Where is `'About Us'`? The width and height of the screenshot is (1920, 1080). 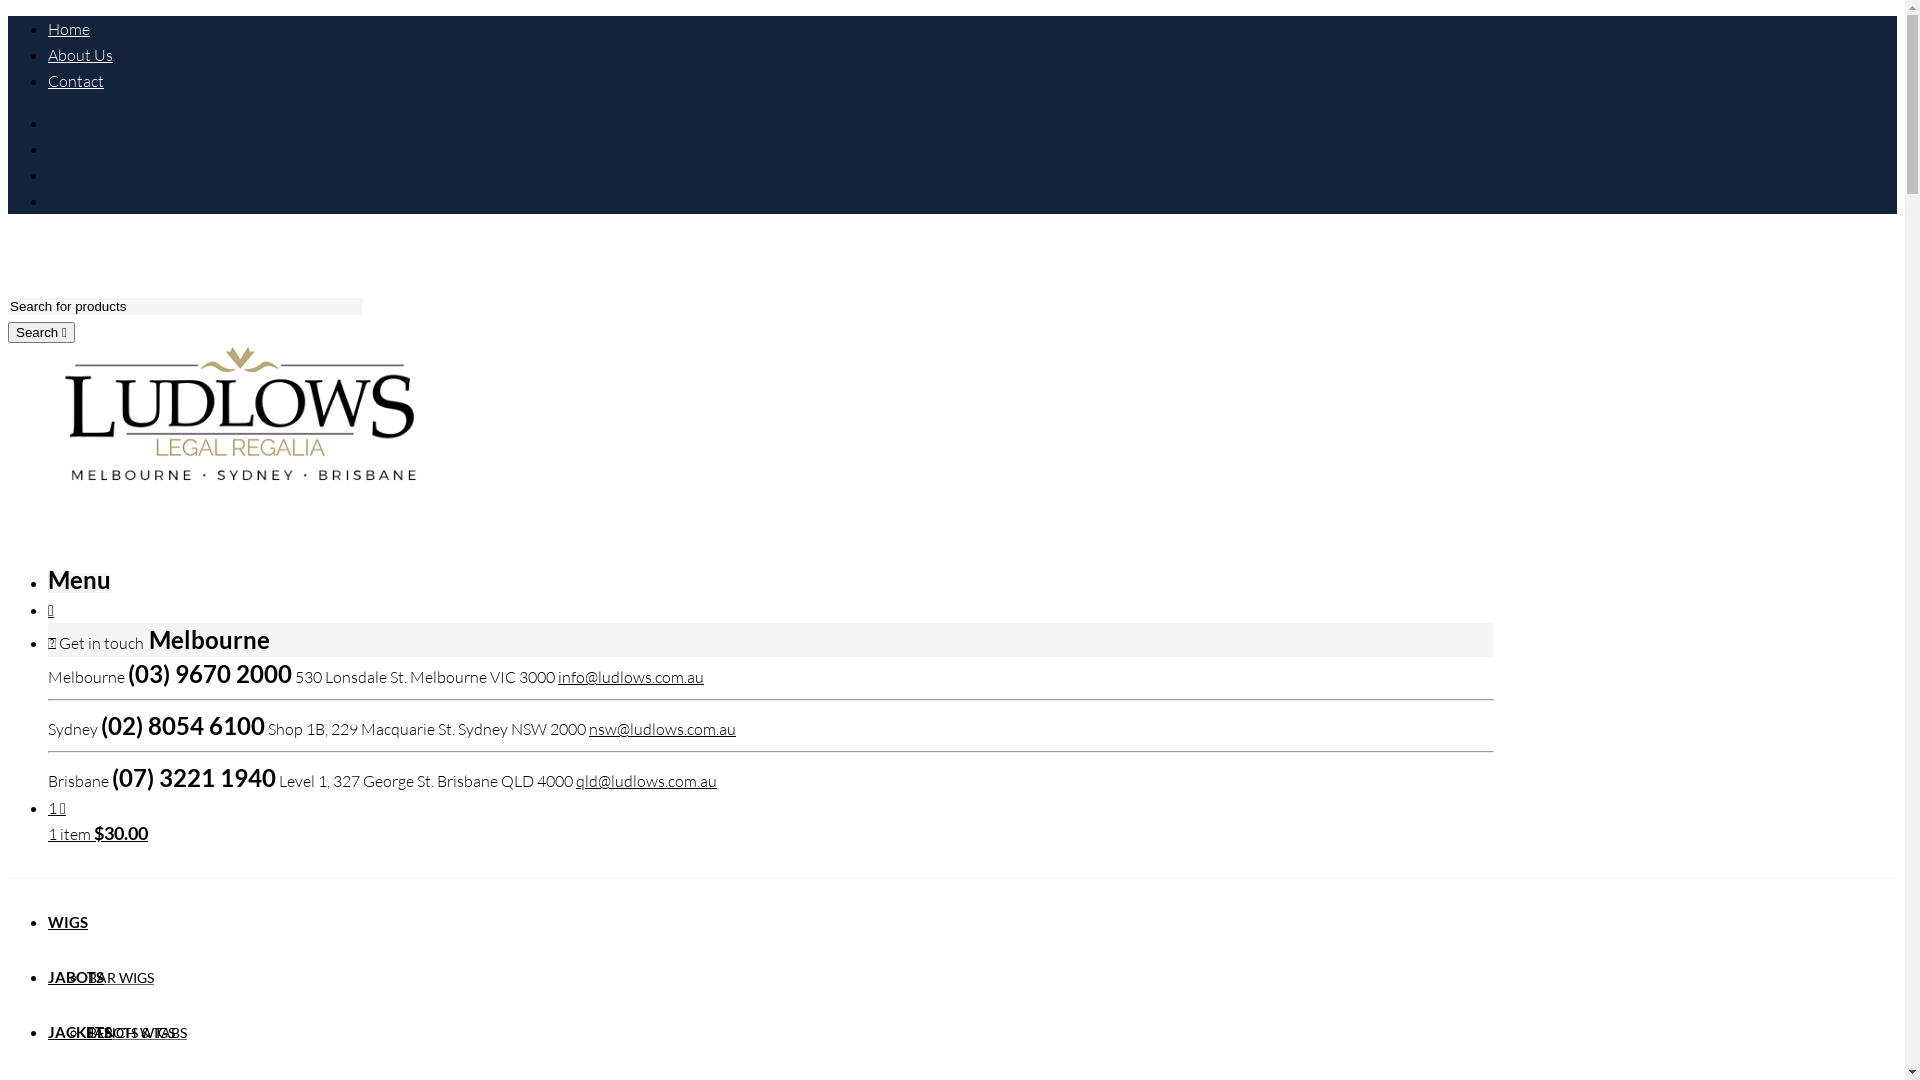
'About Us' is located at coordinates (80, 53).